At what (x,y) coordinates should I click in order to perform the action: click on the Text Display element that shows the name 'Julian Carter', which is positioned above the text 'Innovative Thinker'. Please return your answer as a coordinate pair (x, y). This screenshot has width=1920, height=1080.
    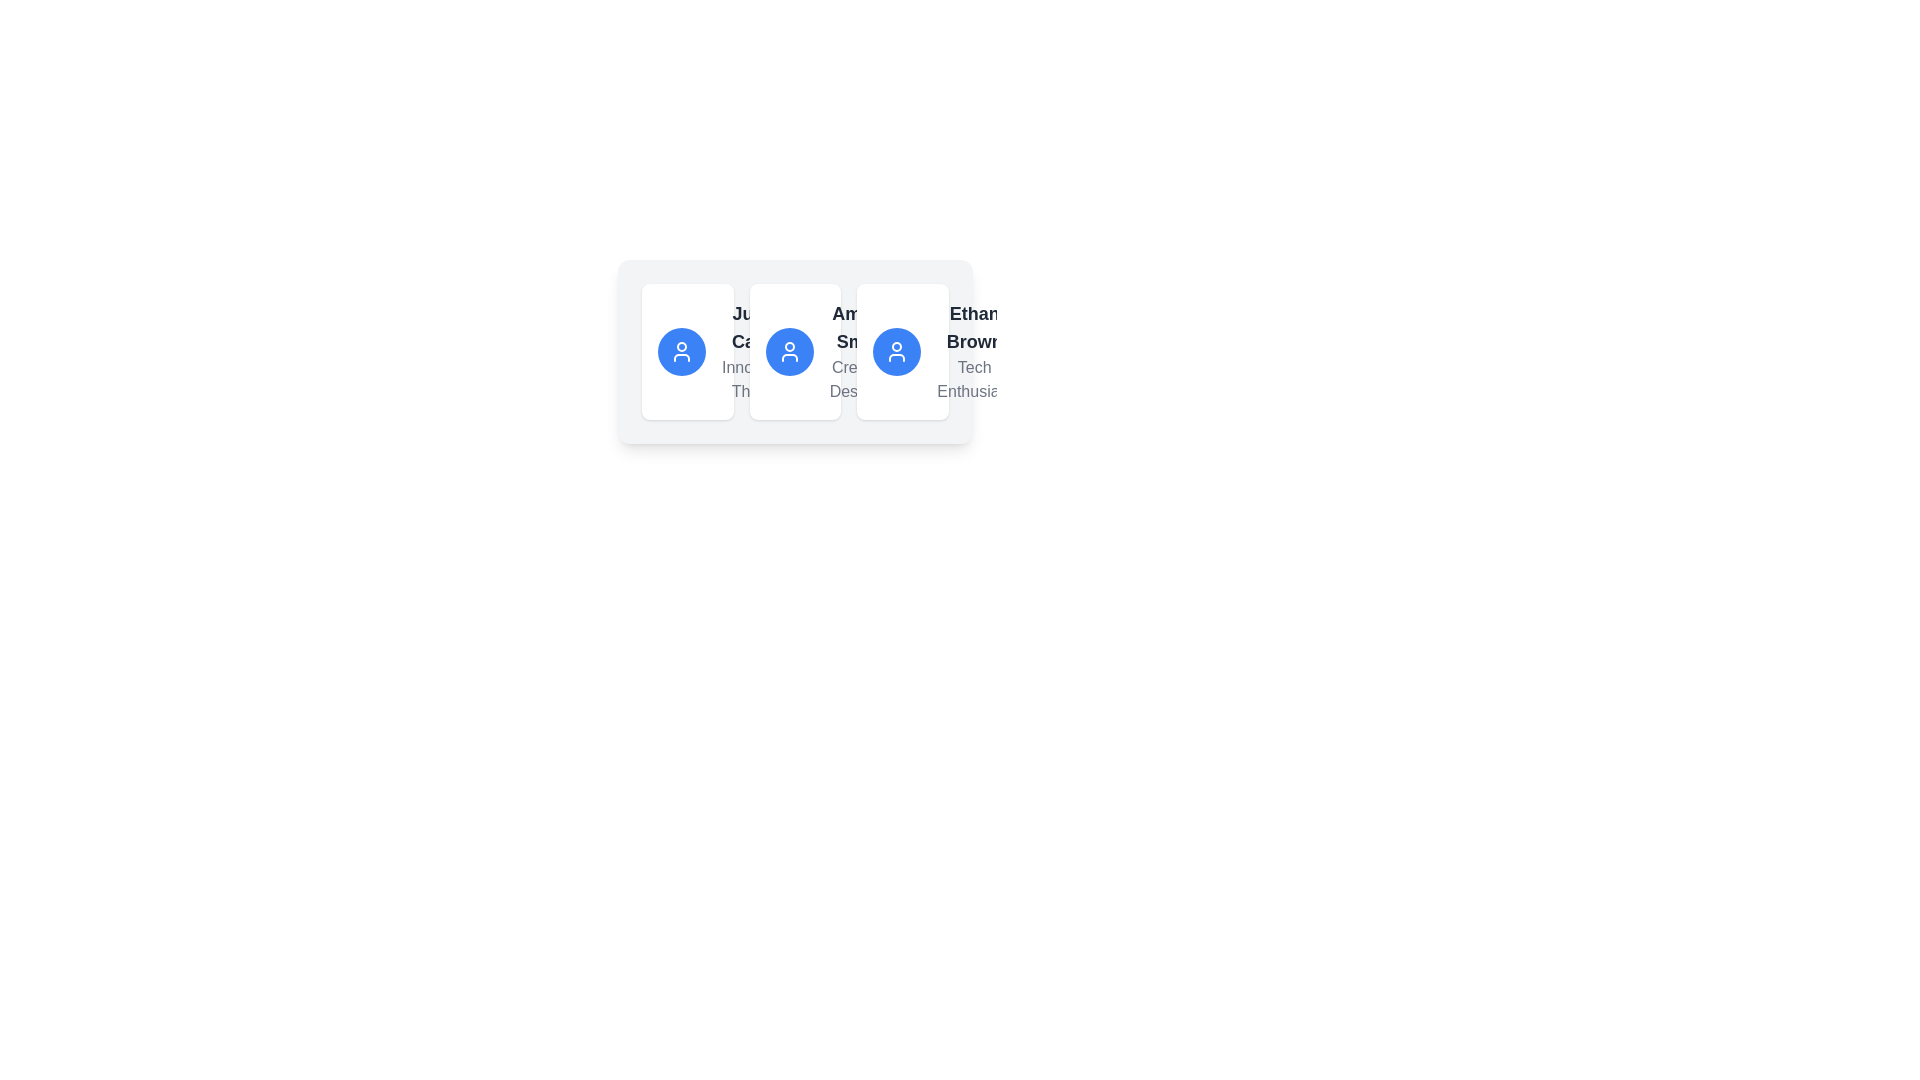
    Looking at the image, I should click on (757, 326).